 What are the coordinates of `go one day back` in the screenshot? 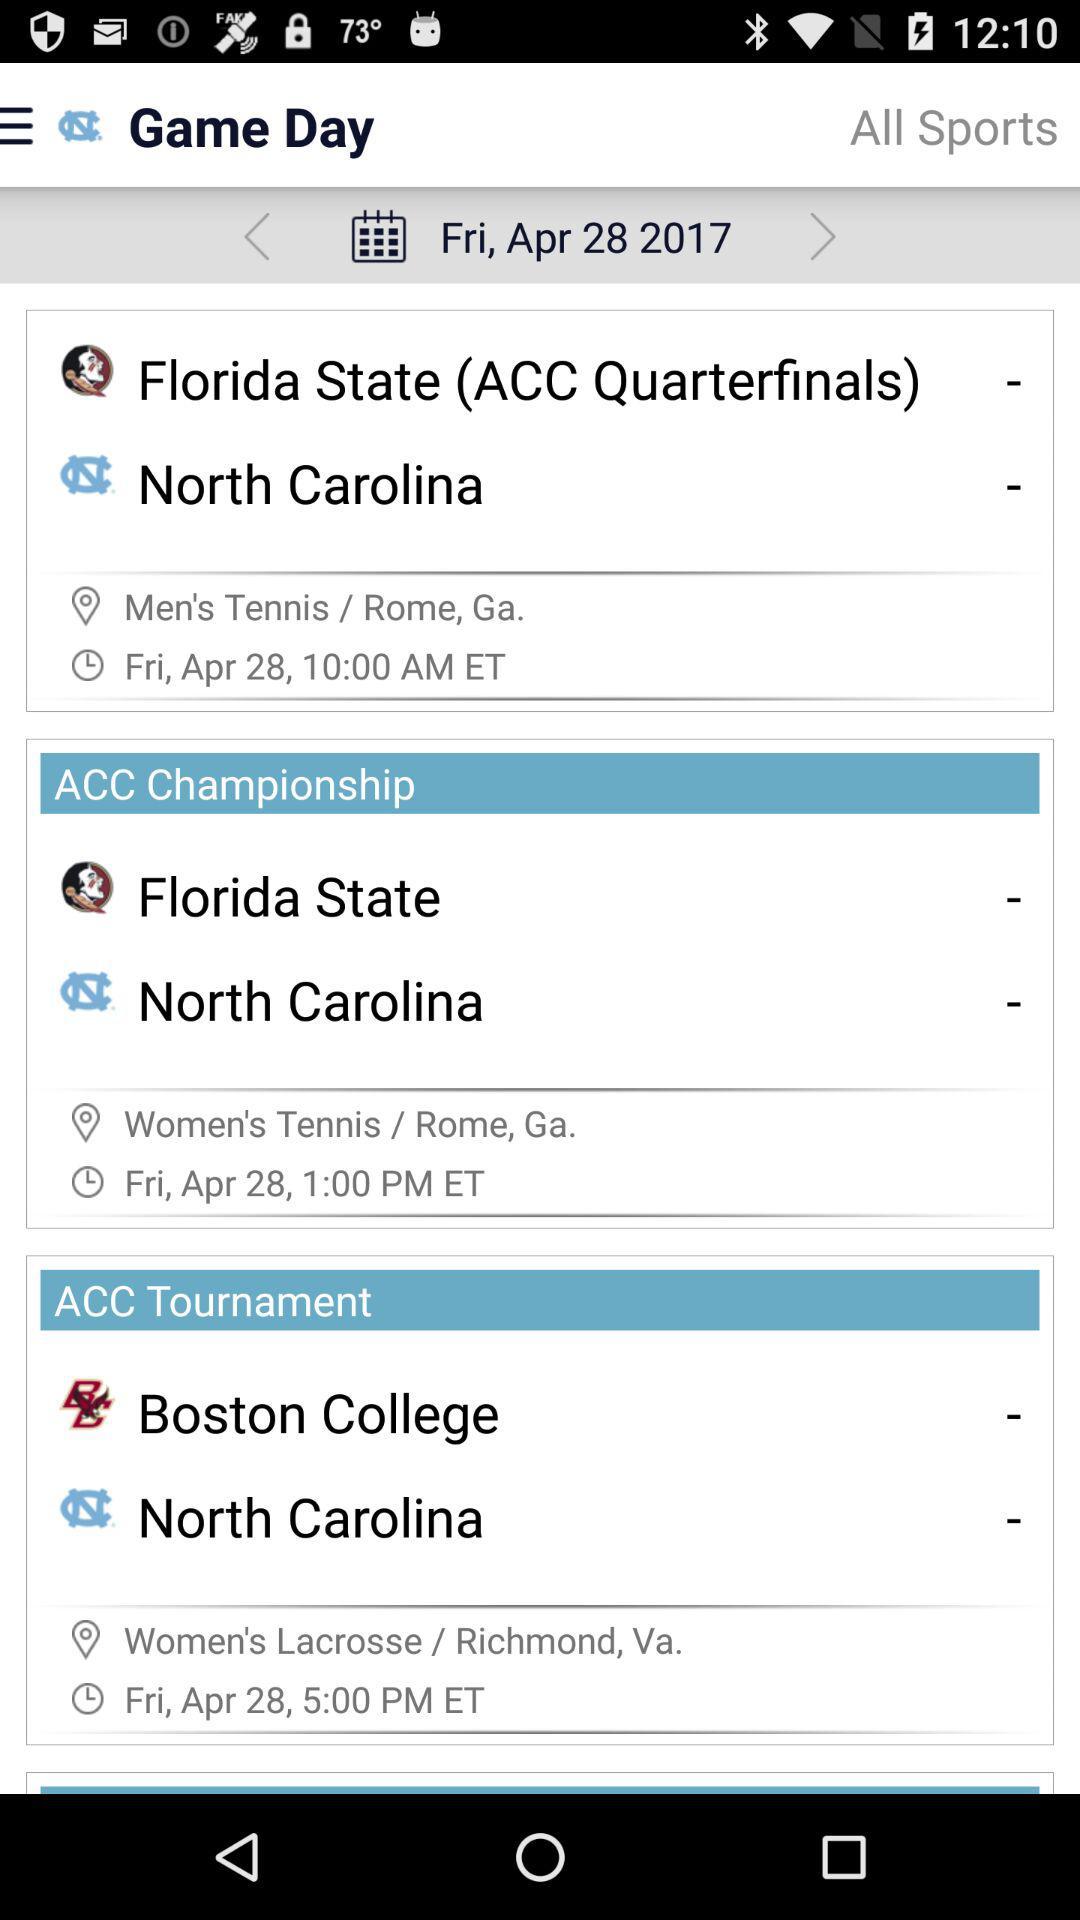 It's located at (255, 236).